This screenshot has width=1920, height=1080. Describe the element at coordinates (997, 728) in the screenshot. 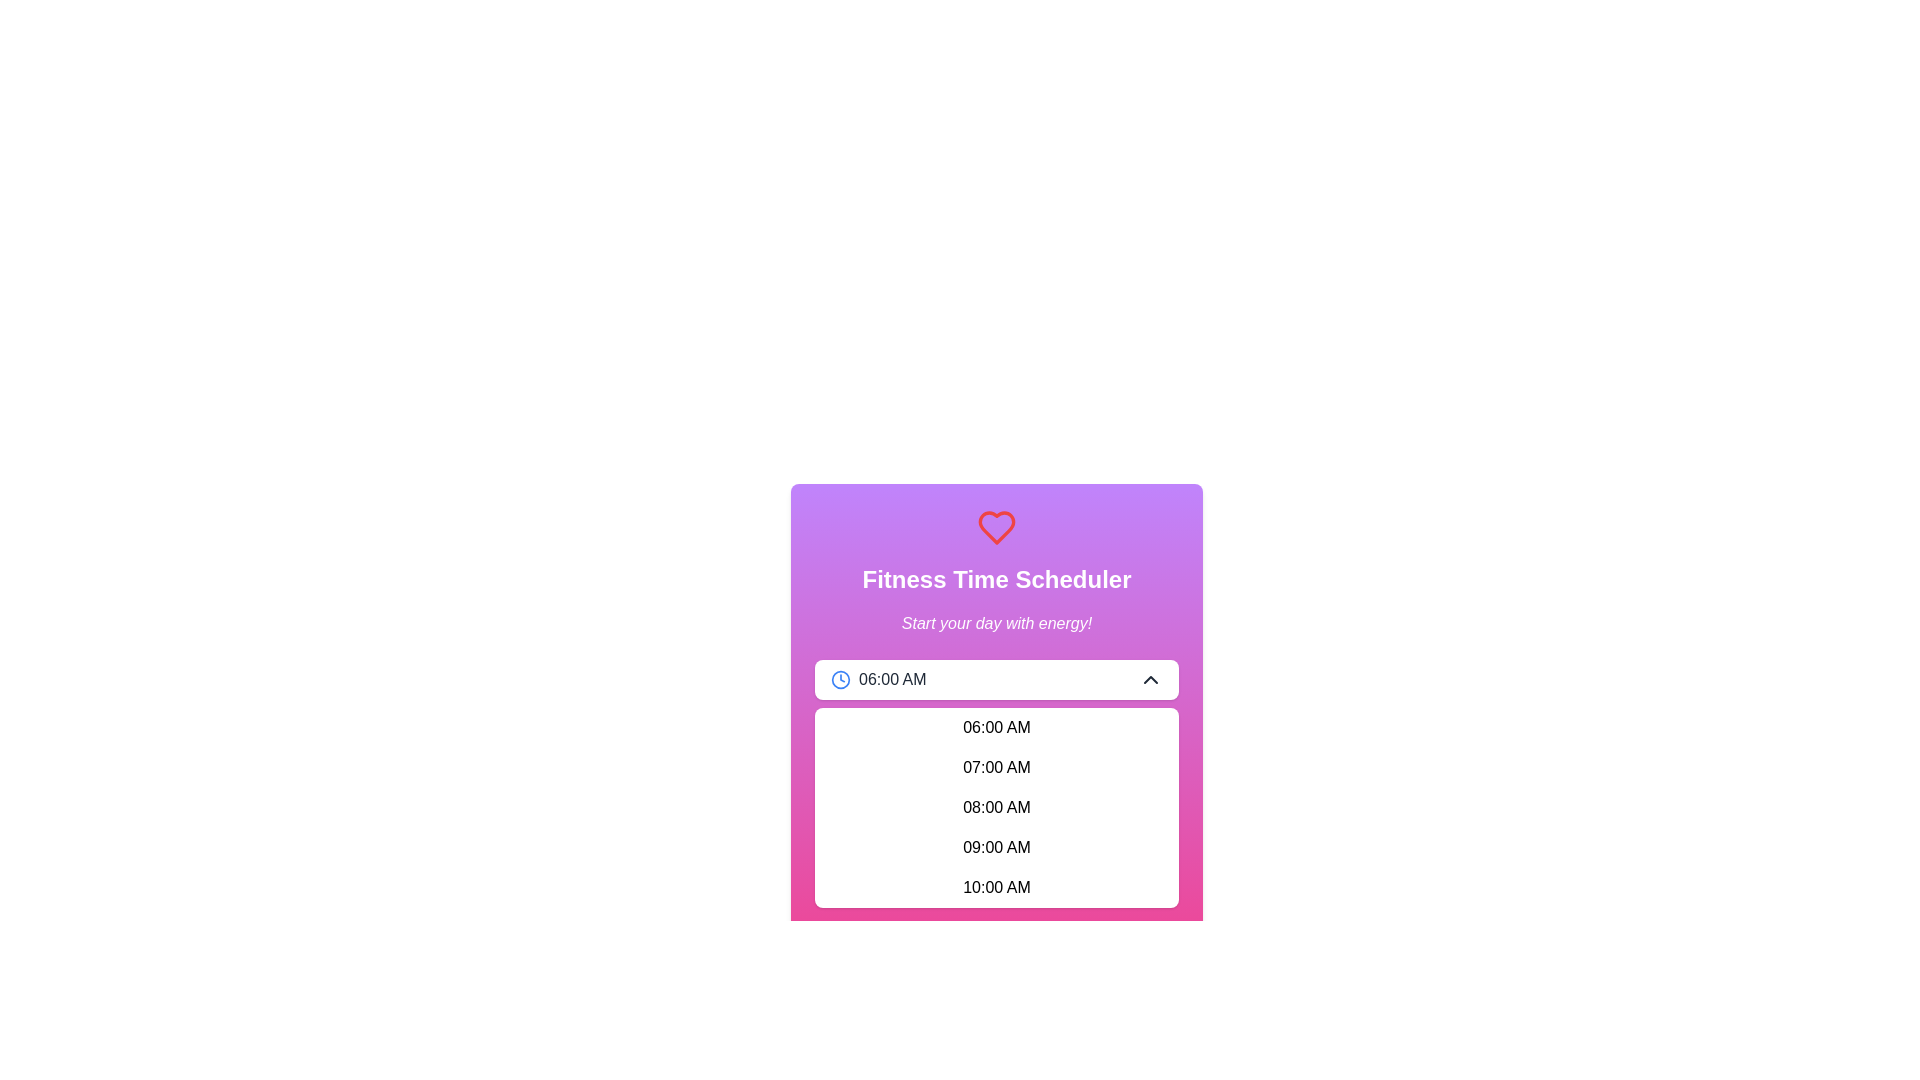

I see `the first selectable time option in the dropdown menu labeled '06:00 AM'` at that location.